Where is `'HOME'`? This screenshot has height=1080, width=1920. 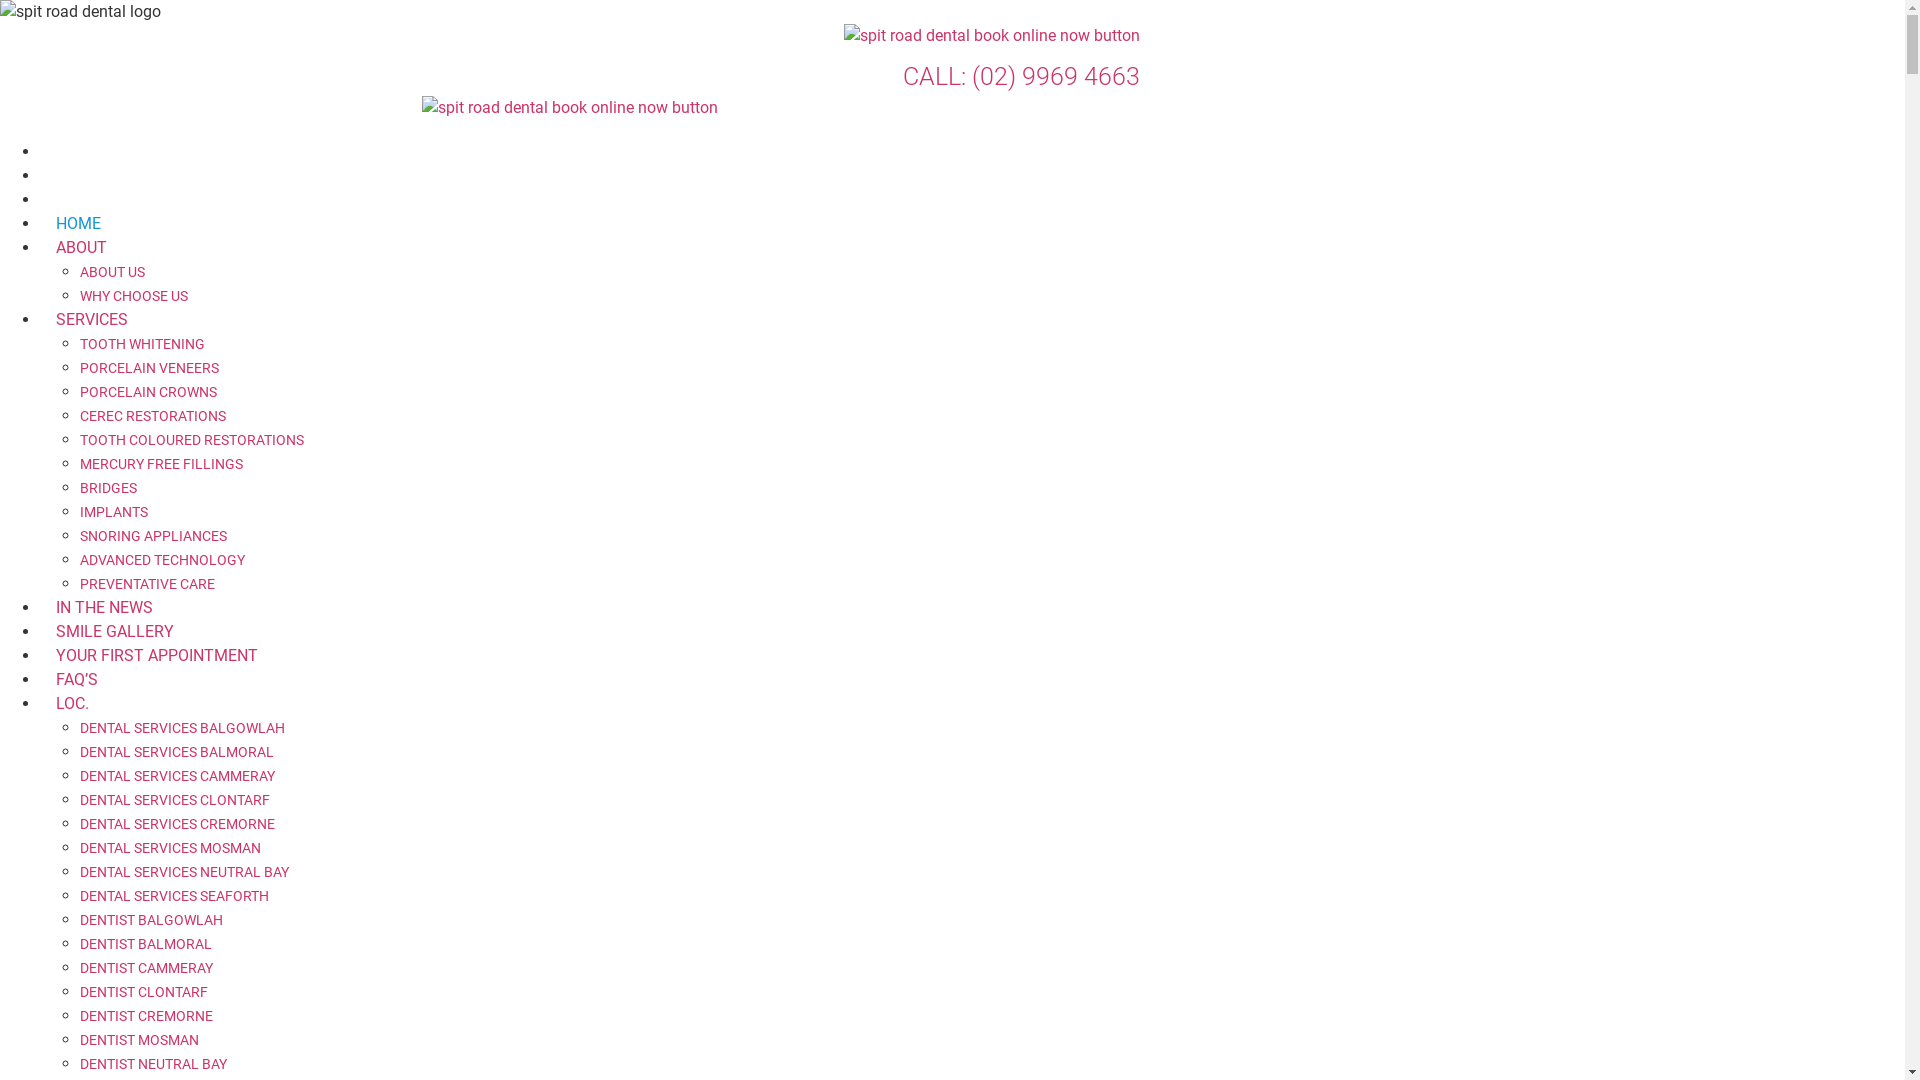 'HOME' is located at coordinates (78, 223).